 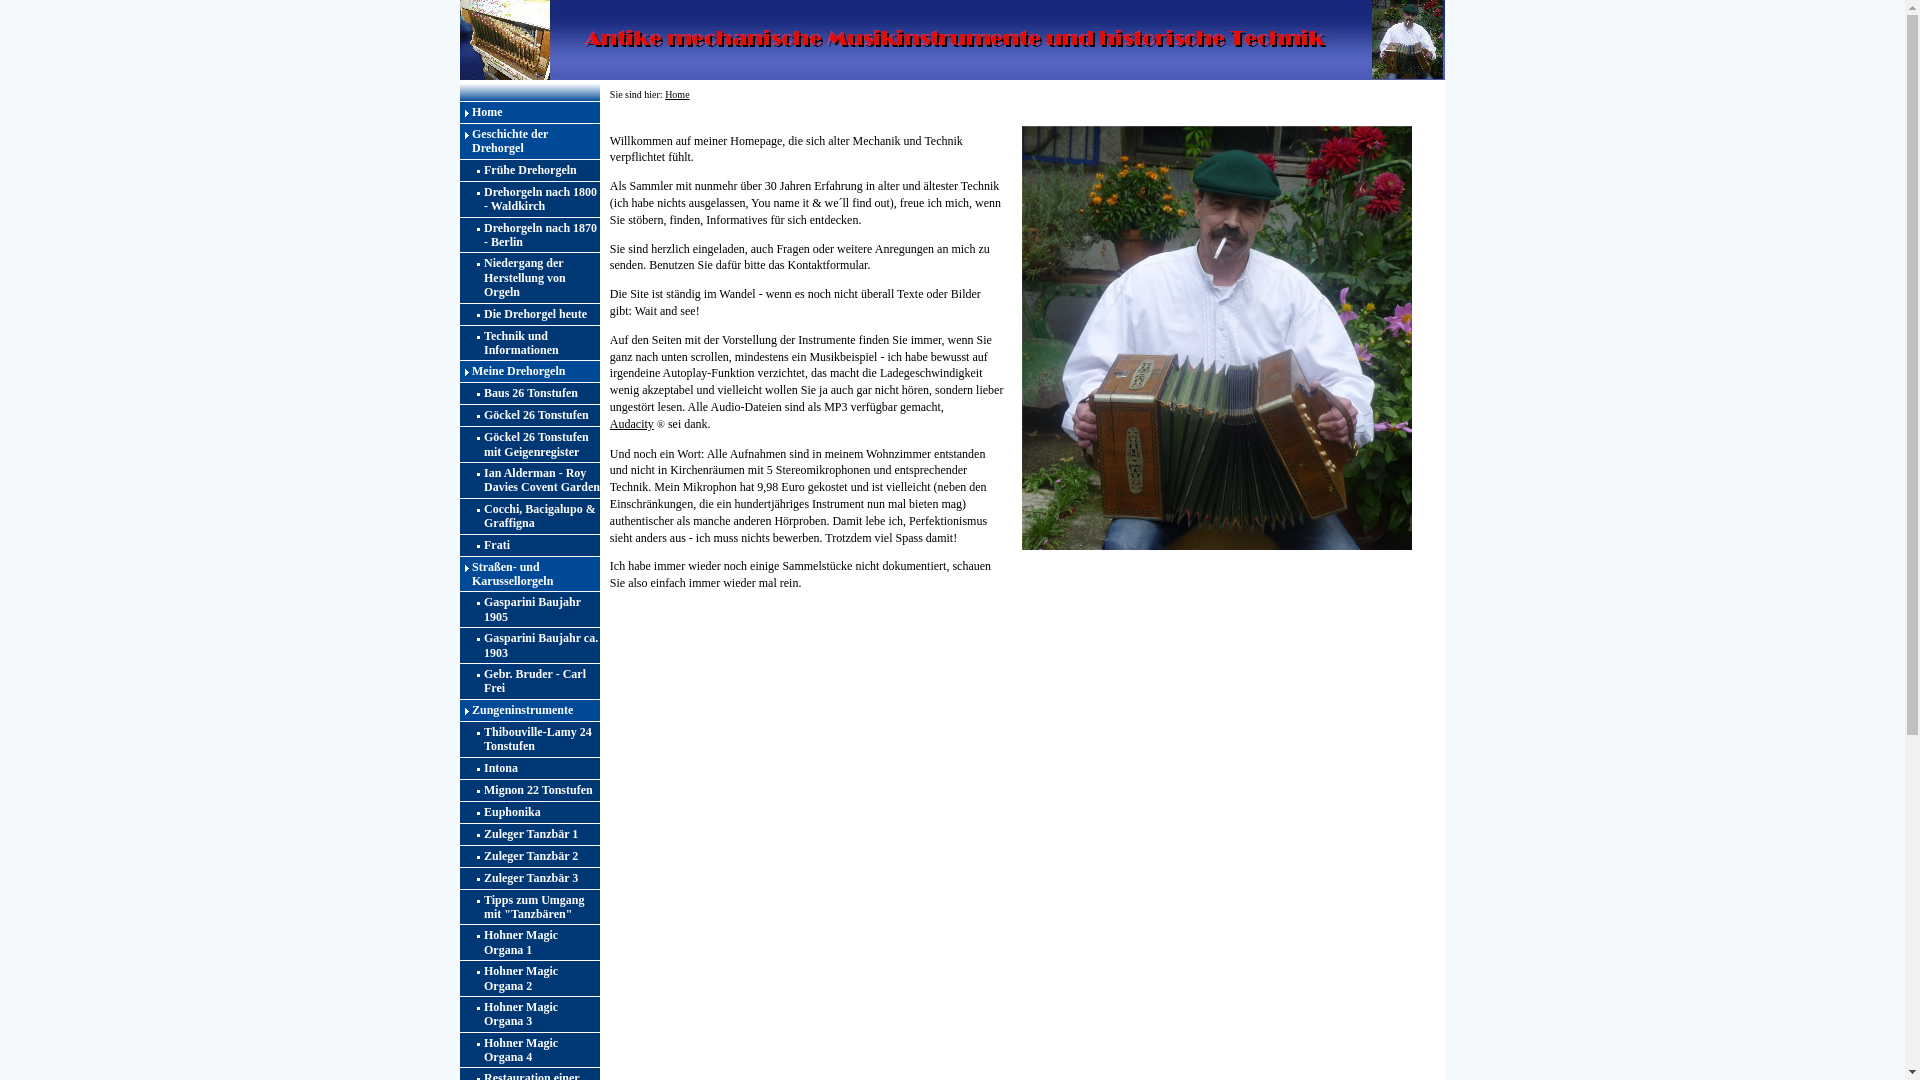 I want to click on 'Intona', so click(x=529, y=767).